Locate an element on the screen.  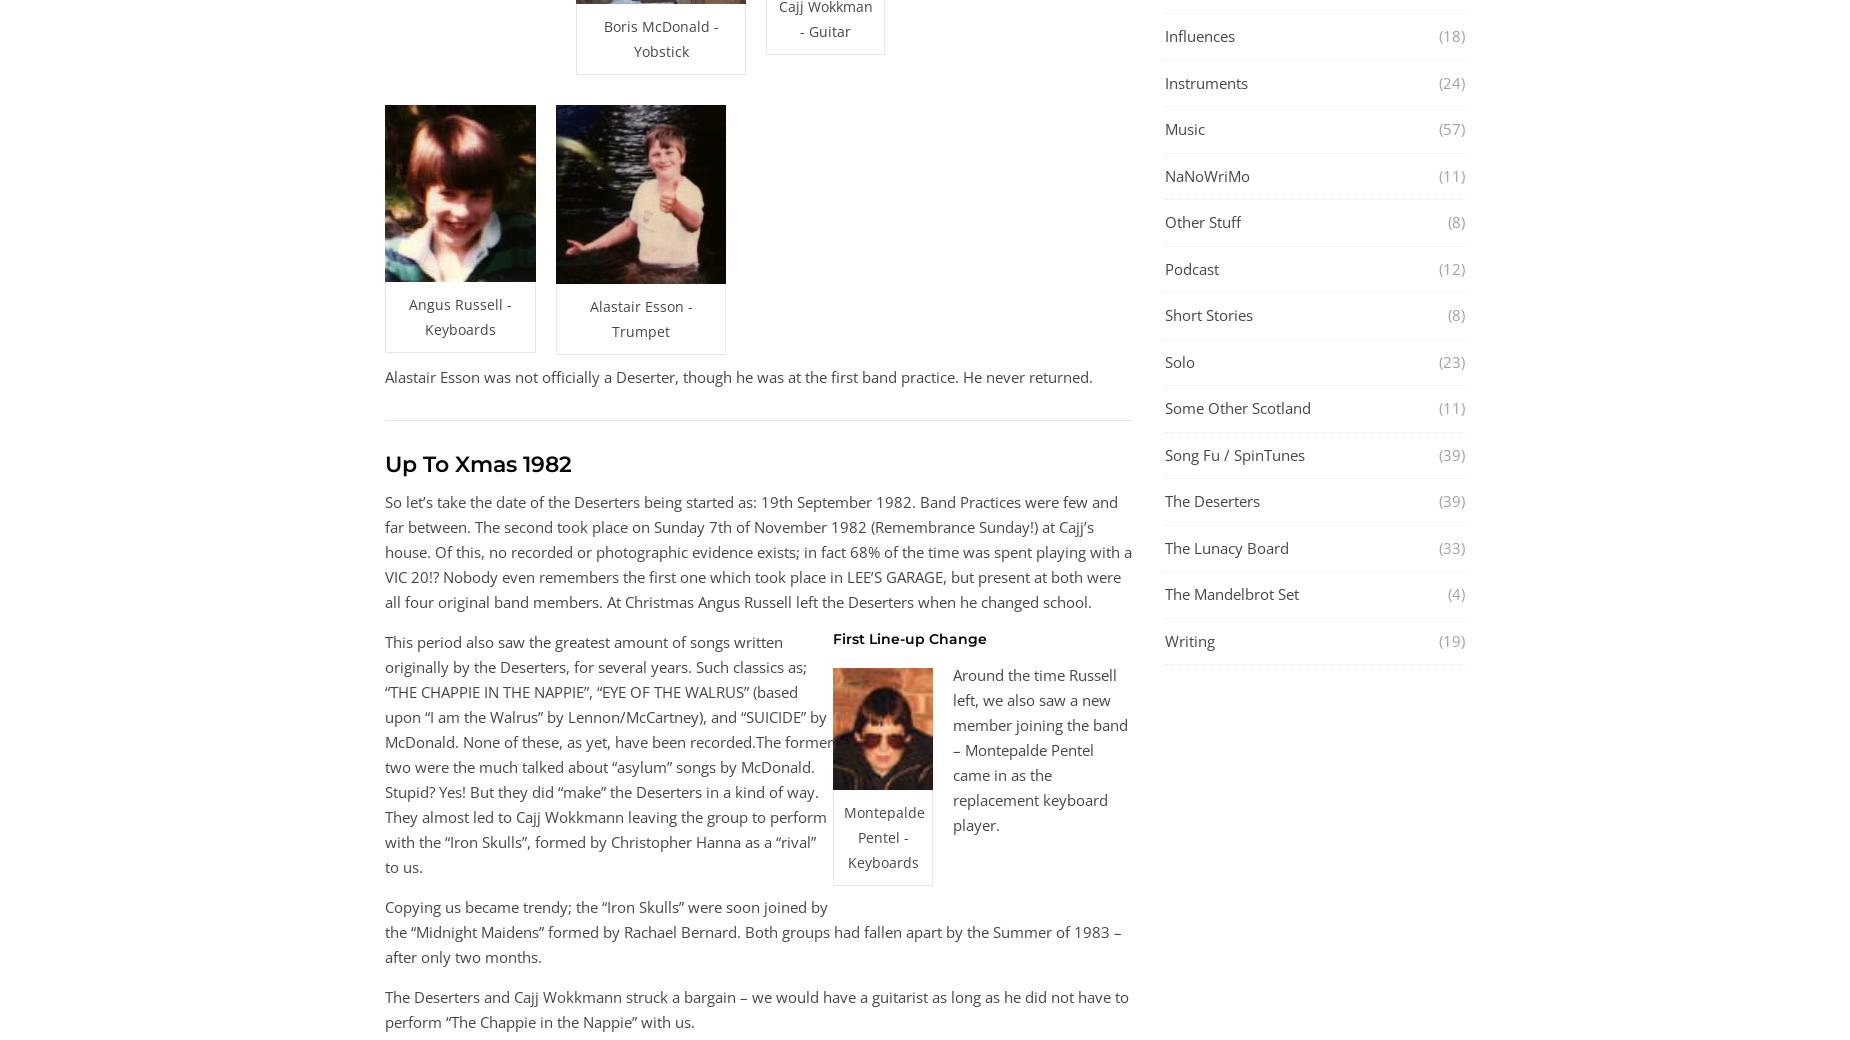
'Alastair Esson was not officially a Deserter, though he was at the first band practice. He never returned.' is located at coordinates (383, 374).